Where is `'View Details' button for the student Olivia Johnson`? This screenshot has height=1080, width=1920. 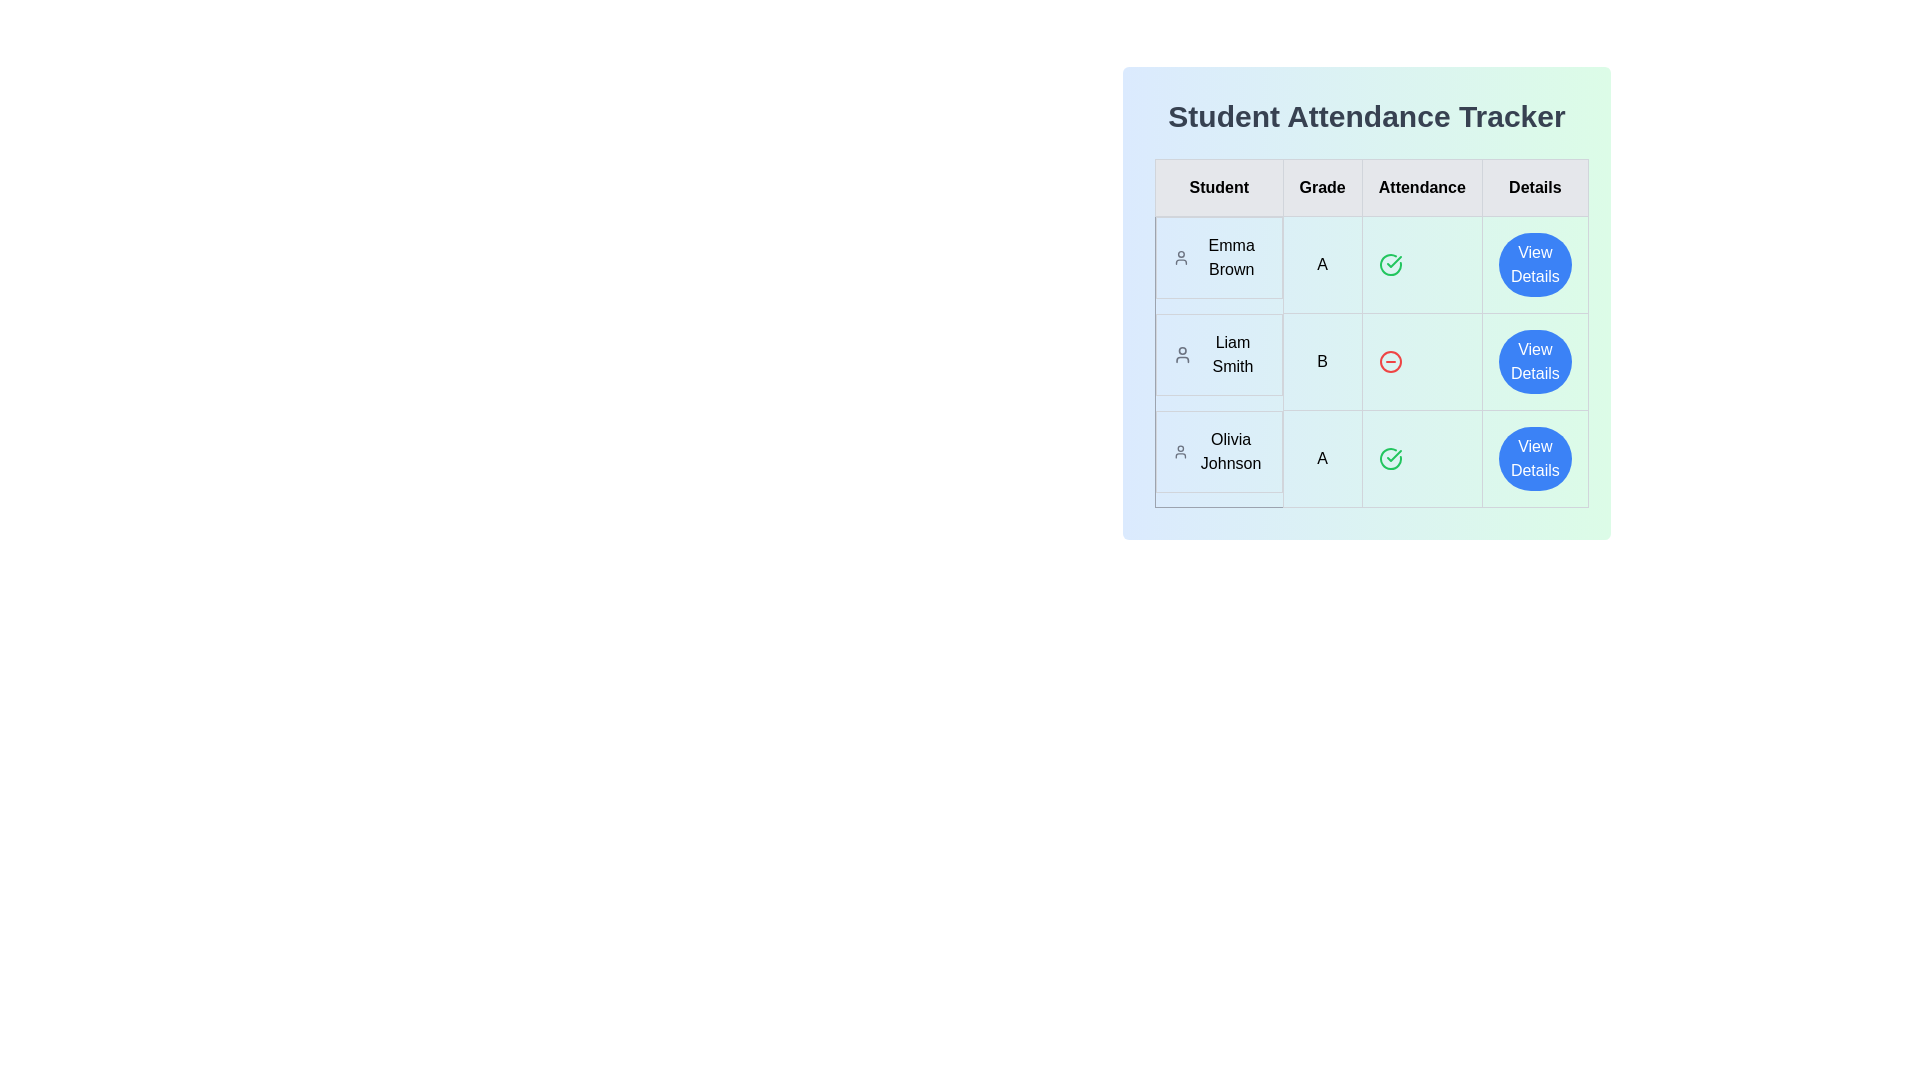 'View Details' button for the student Olivia Johnson is located at coordinates (1534, 459).